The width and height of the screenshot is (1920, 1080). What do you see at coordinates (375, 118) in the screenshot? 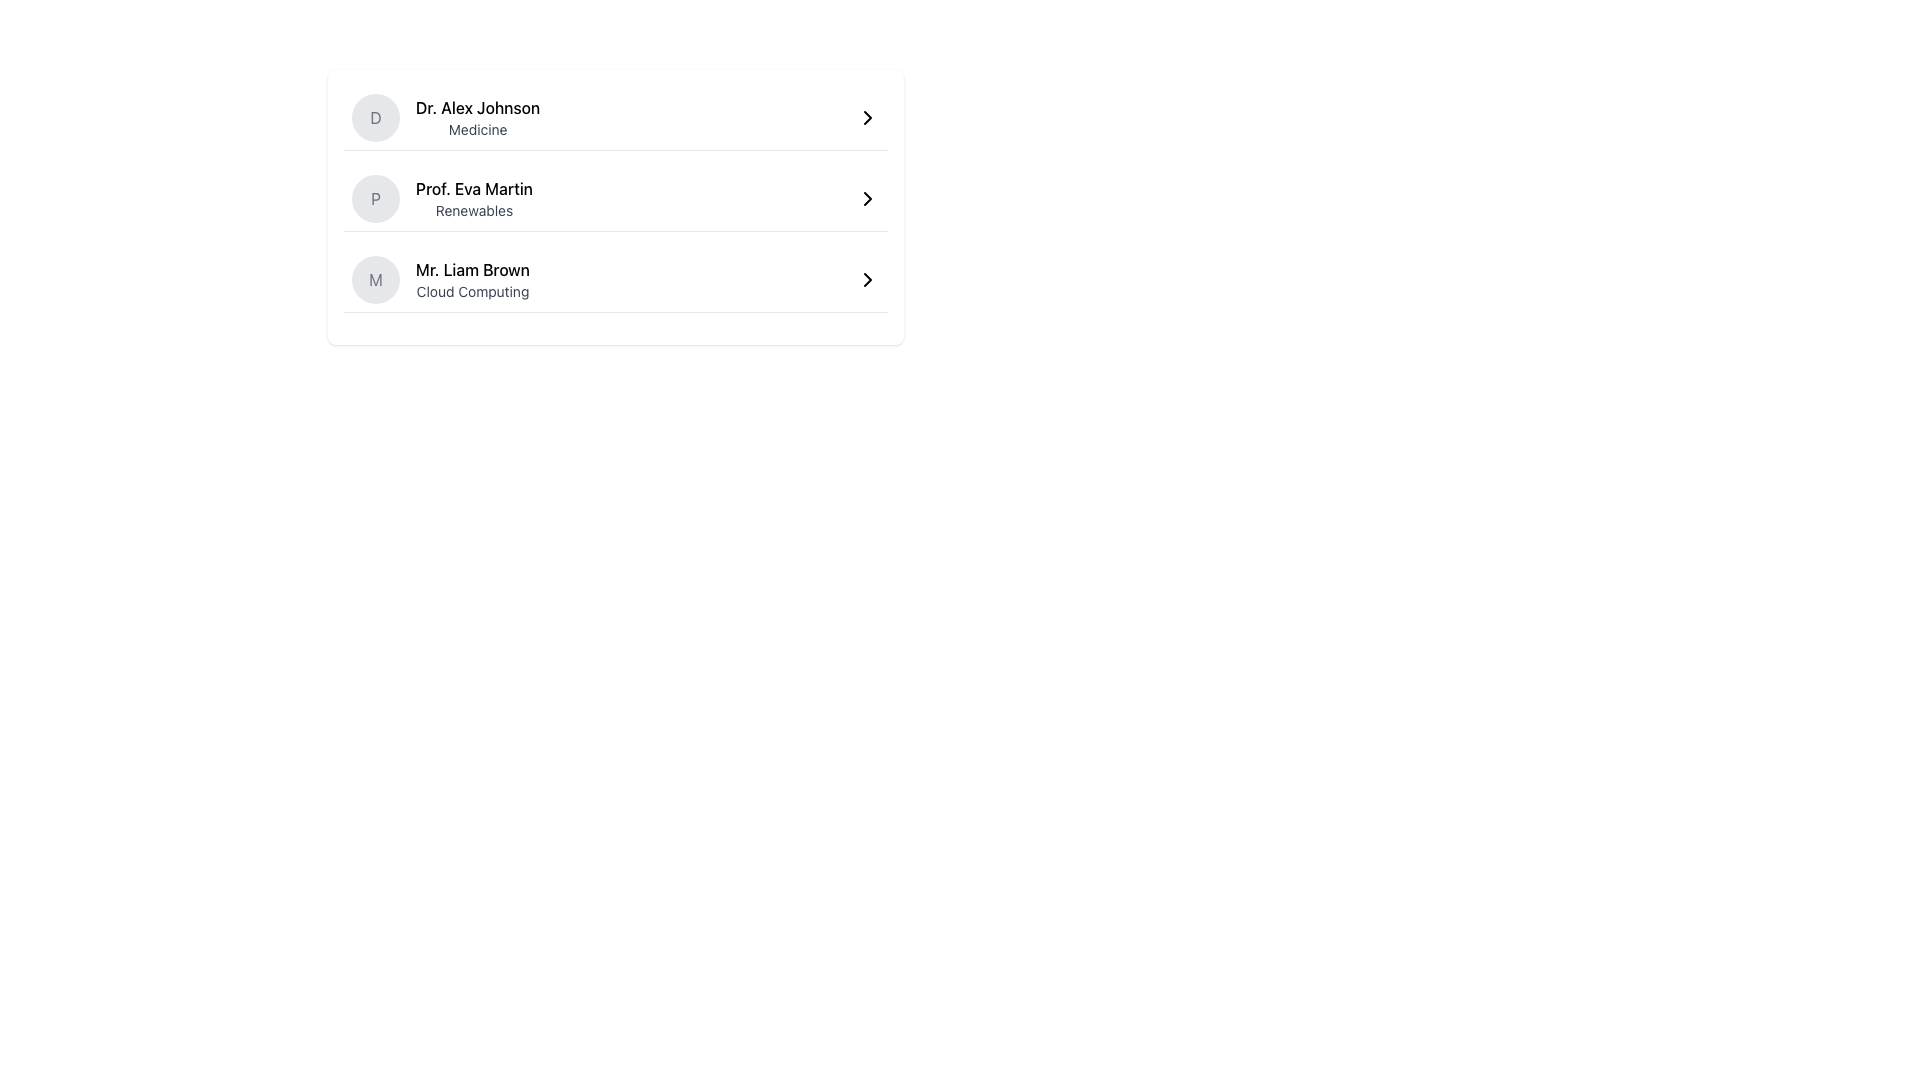
I see `the circular Avatar or Profile Icon with the letter 'D'` at bounding box center [375, 118].